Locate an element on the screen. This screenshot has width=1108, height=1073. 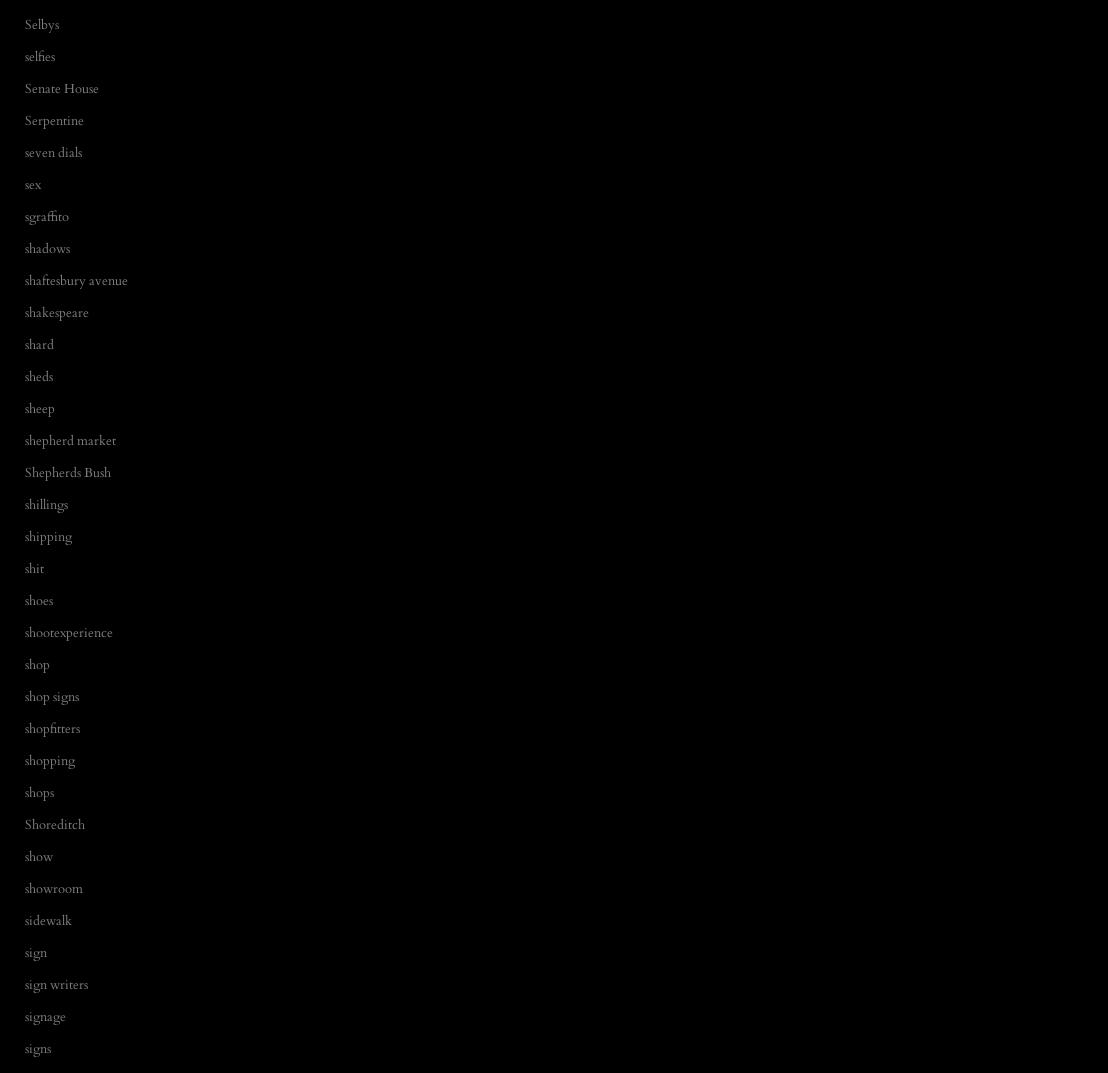
'signage' is located at coordinates (45, 1016).